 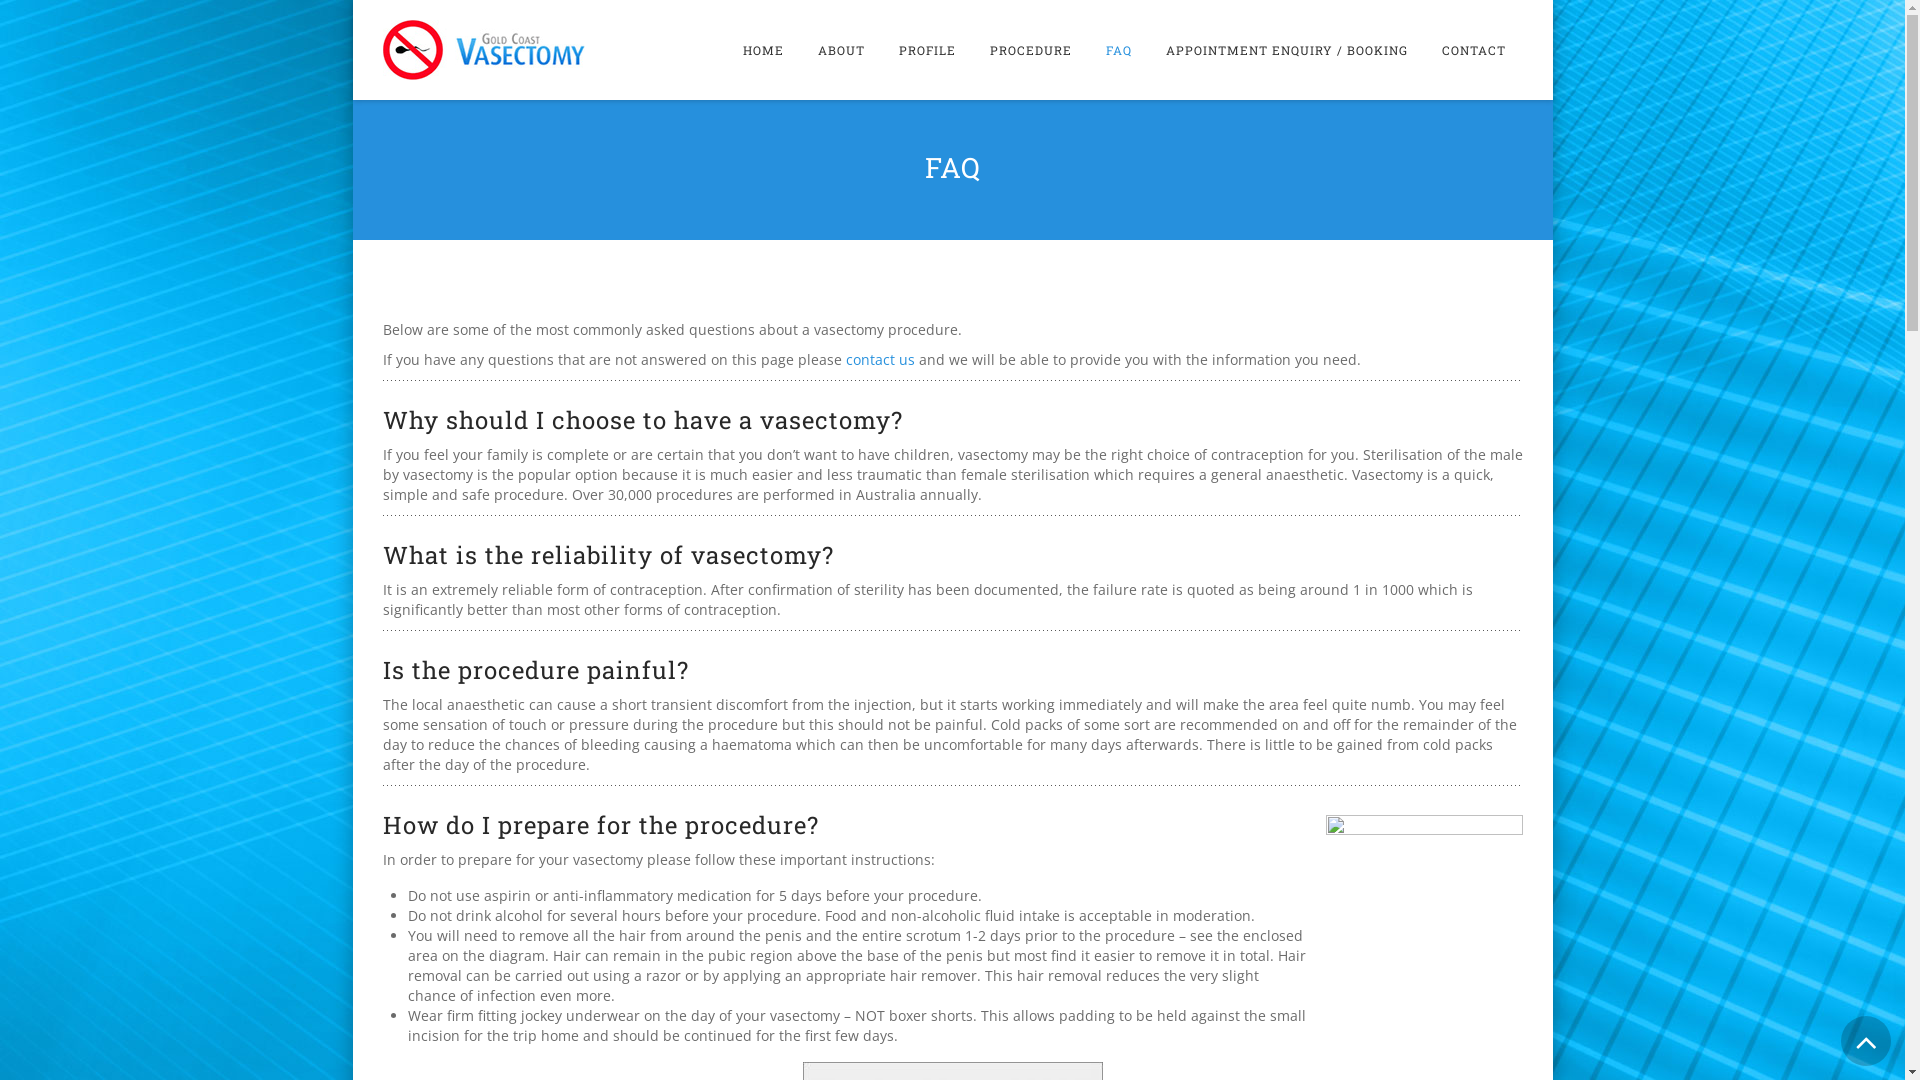 I want to click on 'FAQ', so click(x=1117, y=49).